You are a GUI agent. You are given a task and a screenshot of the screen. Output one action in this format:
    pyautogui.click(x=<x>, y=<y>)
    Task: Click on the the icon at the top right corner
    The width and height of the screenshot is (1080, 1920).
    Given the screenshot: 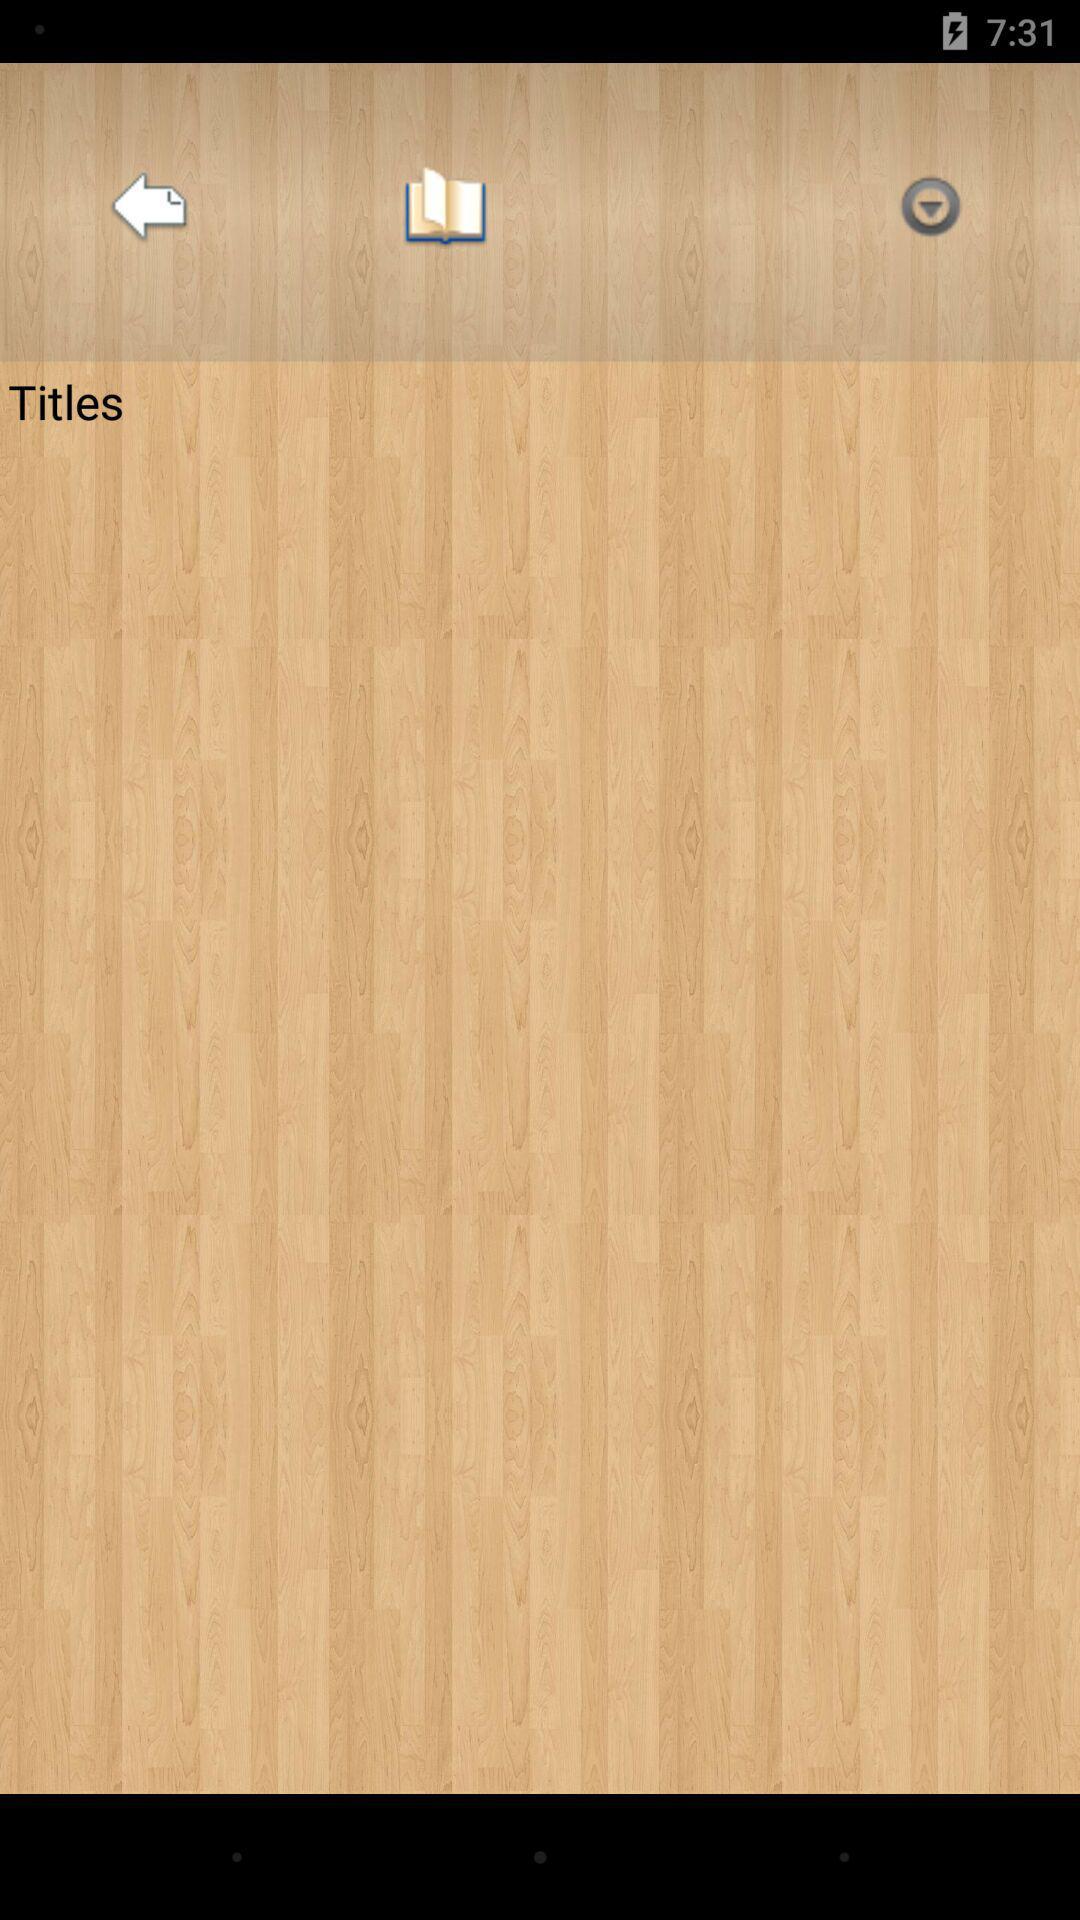 What is the action you would take?
    pyautogui.click(x=930, y=212)
    